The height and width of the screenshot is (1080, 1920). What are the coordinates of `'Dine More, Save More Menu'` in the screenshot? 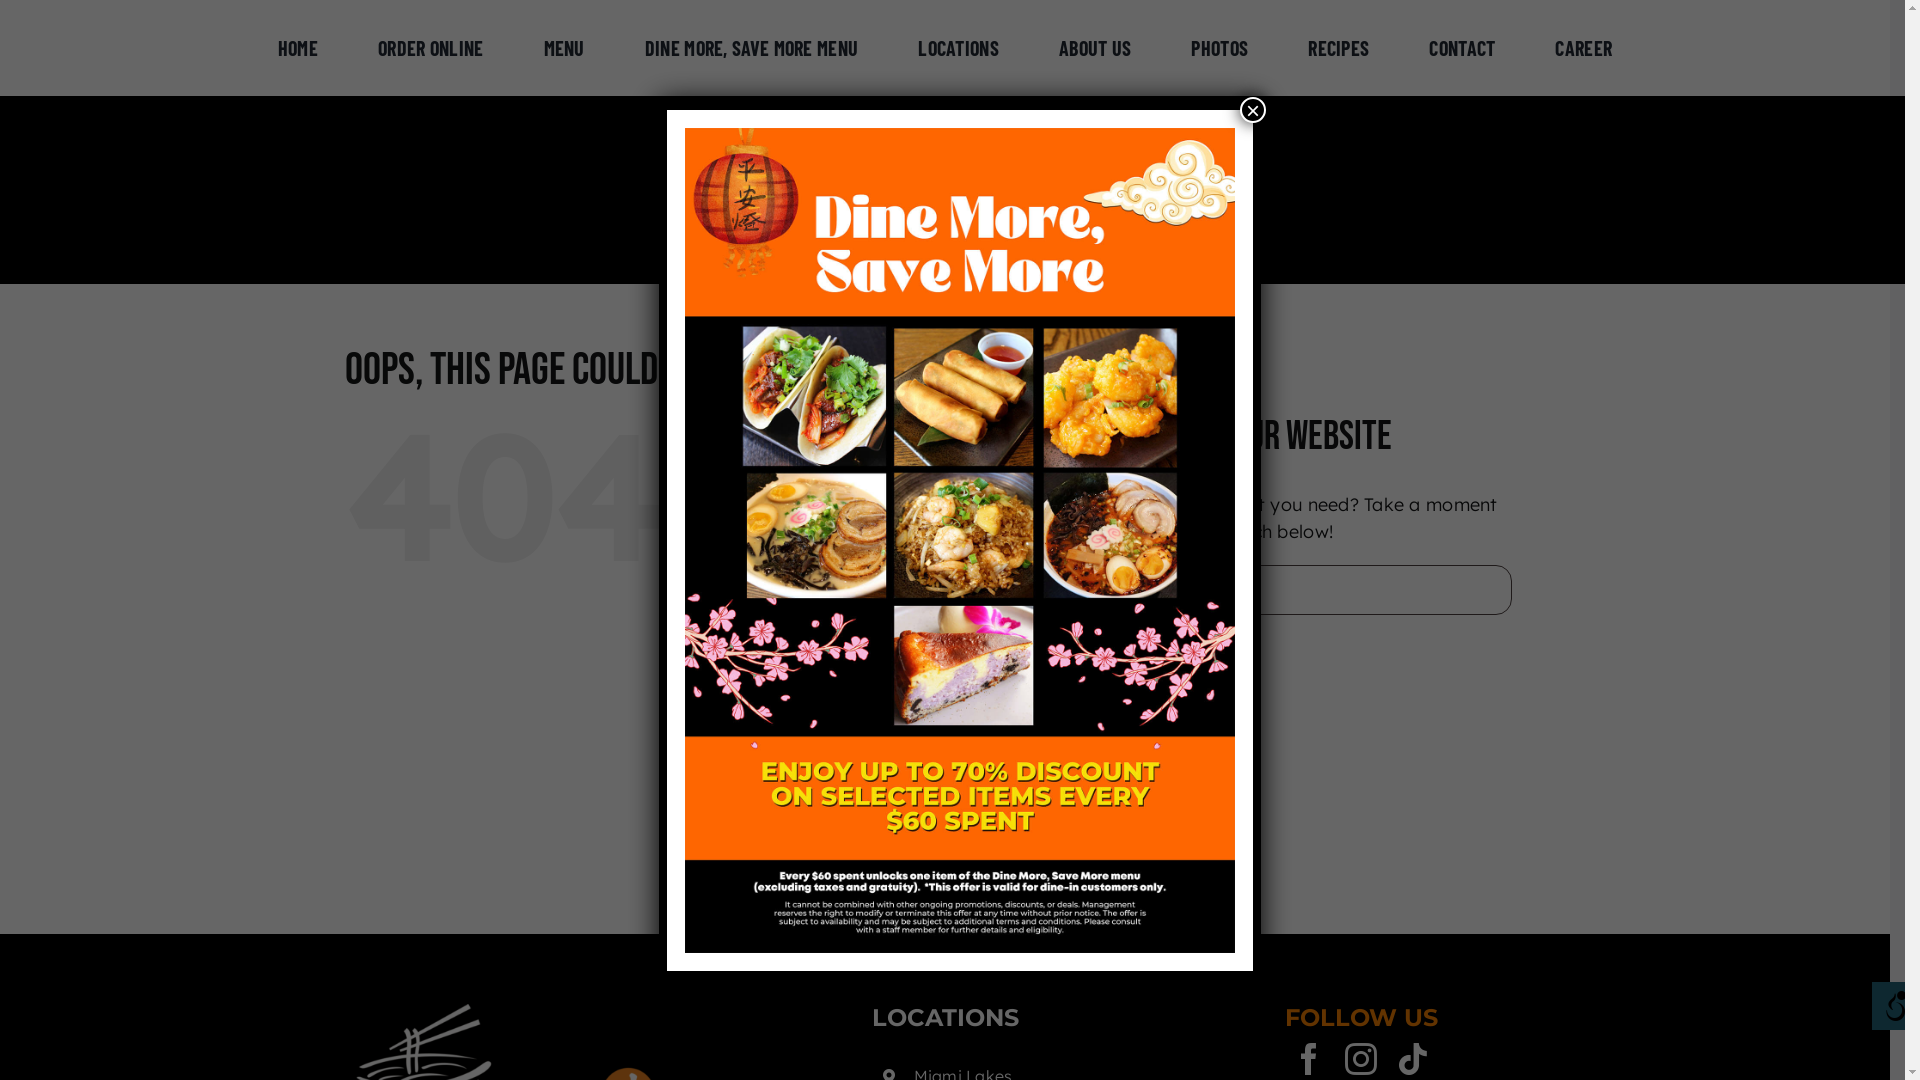 It's located at (948, 623).